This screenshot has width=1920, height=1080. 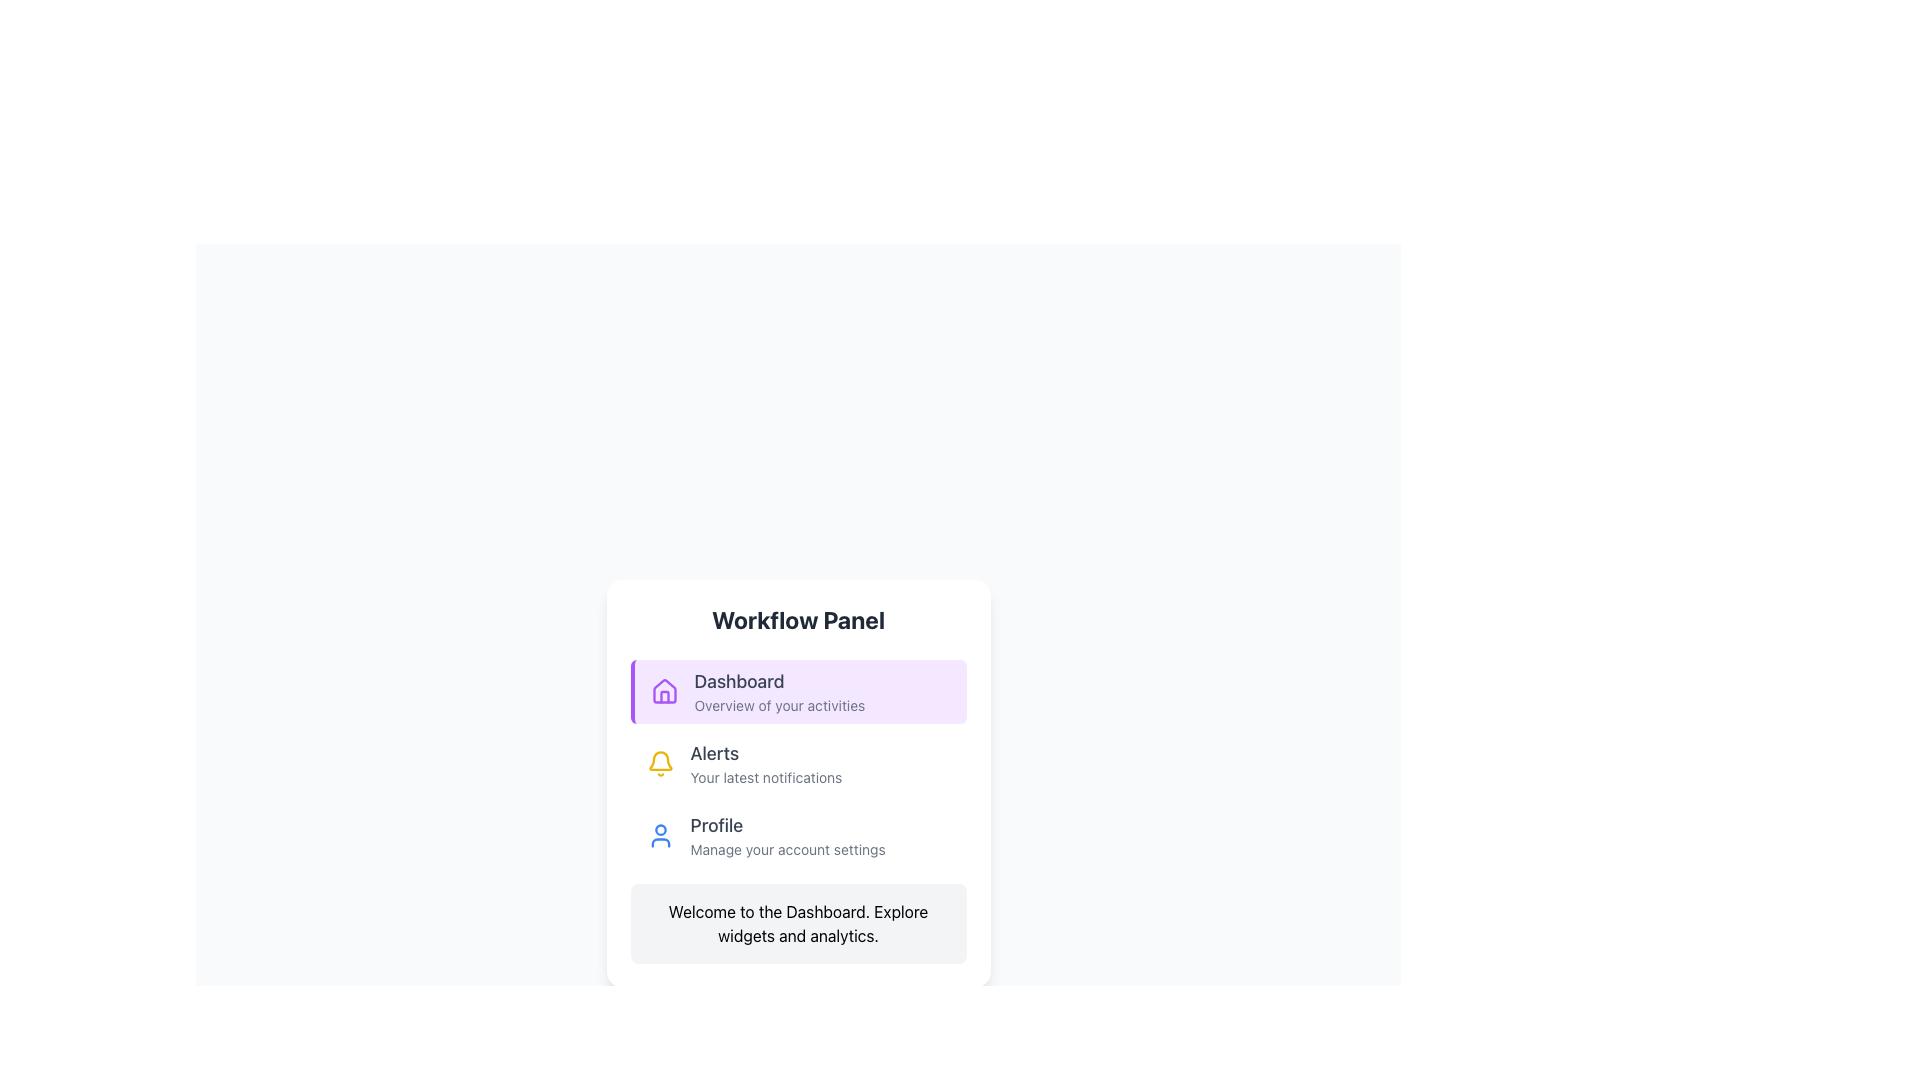 What do you see at coordinates (787, 849) in the screenshot?
I see `the static text label displaying 'Manage your account settings', which is located below the 'Profile' headline in the Profile section of the panel` at bounding box center [787, 849].